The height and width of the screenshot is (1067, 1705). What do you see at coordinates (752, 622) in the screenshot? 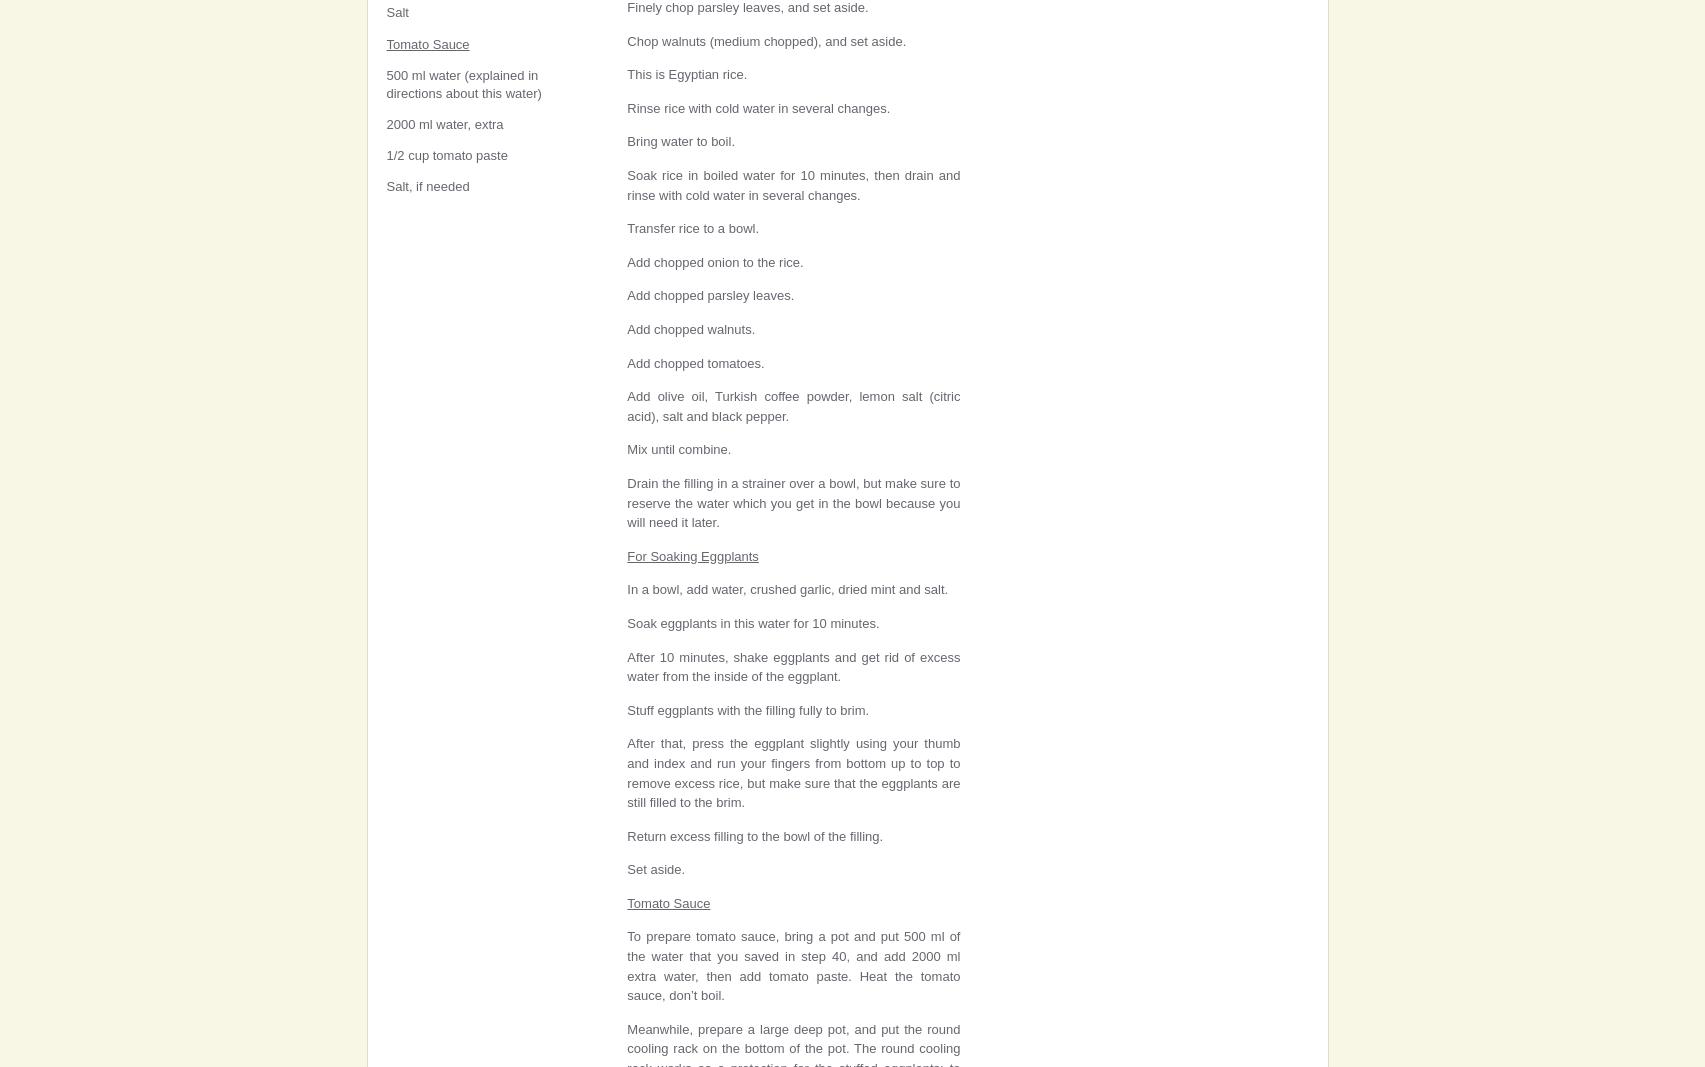
I see `'Soak eggplants in this water for 10 minutes.'` at bounding box center [752, 622].